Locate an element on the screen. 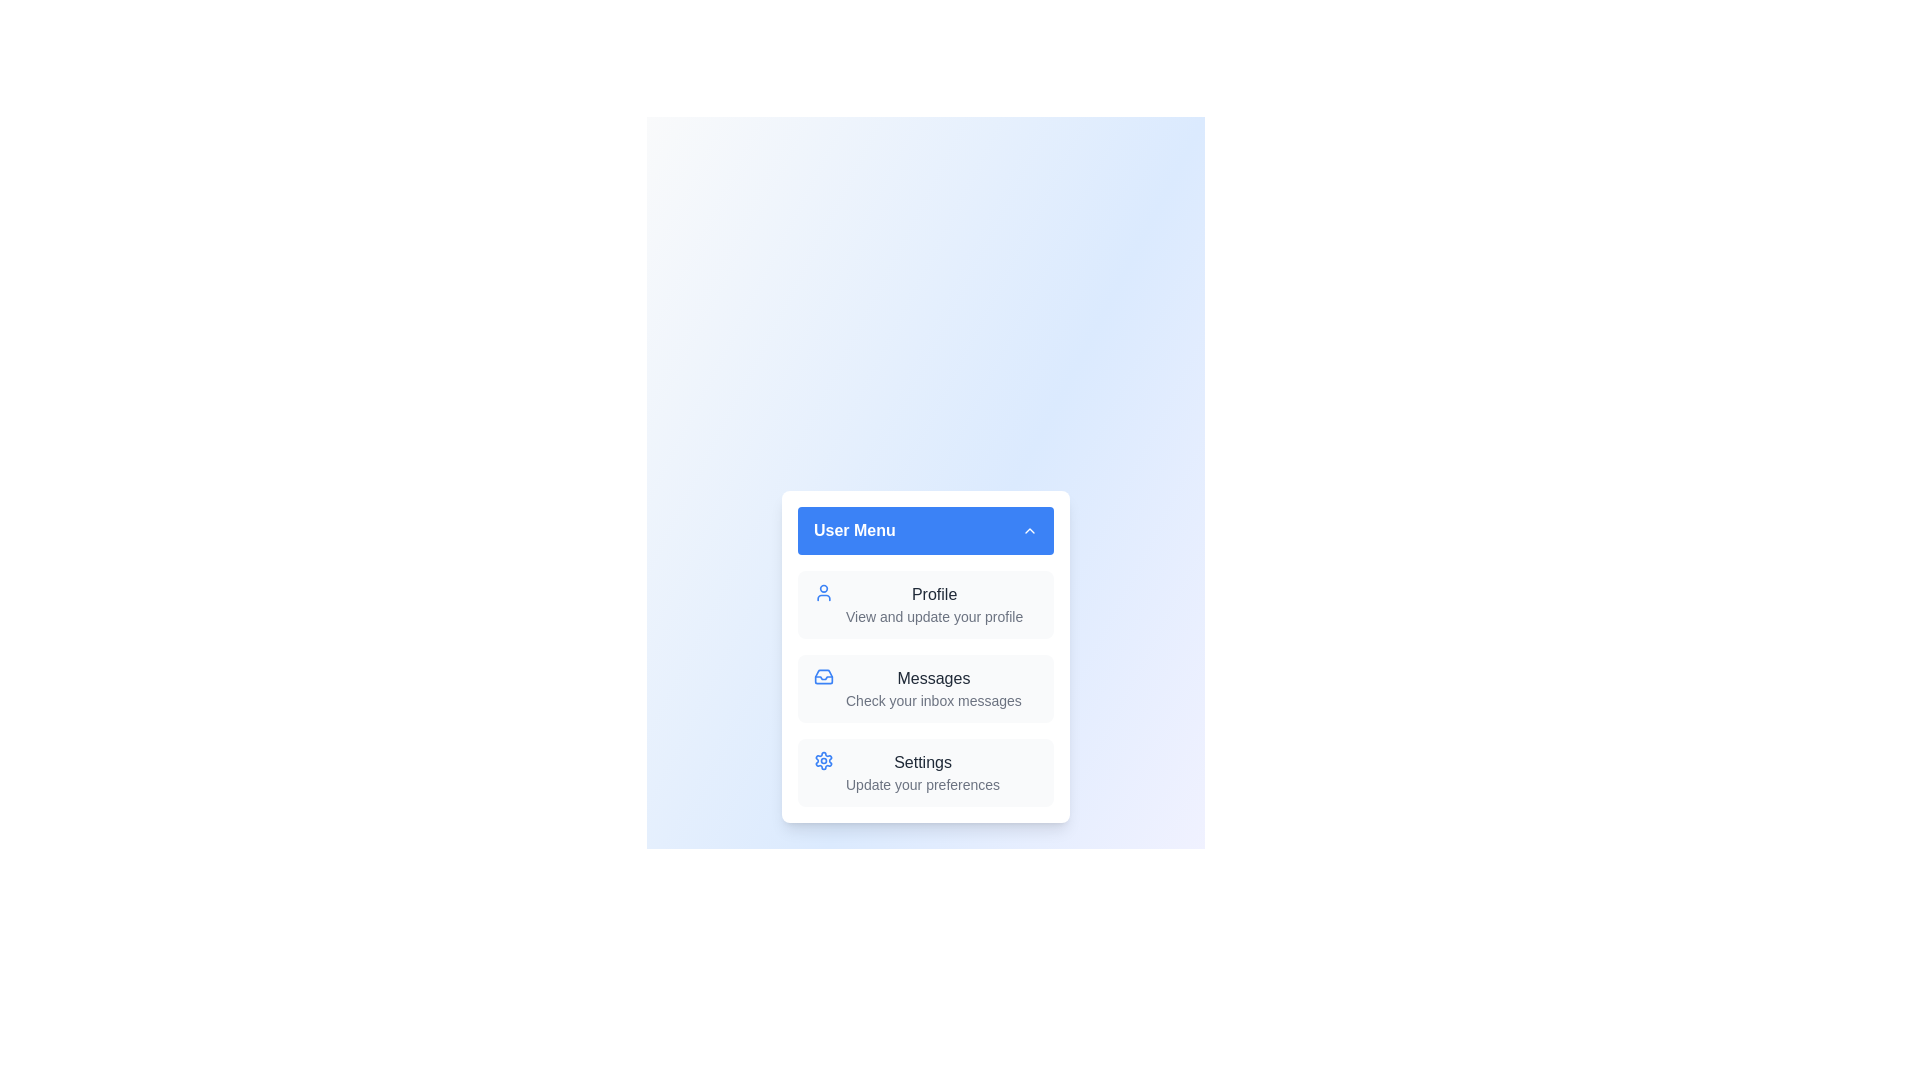 The width and height of the screenshot is (1920, 1080). the menu item Settings from the User Menu is located at coordinates (925, 771).